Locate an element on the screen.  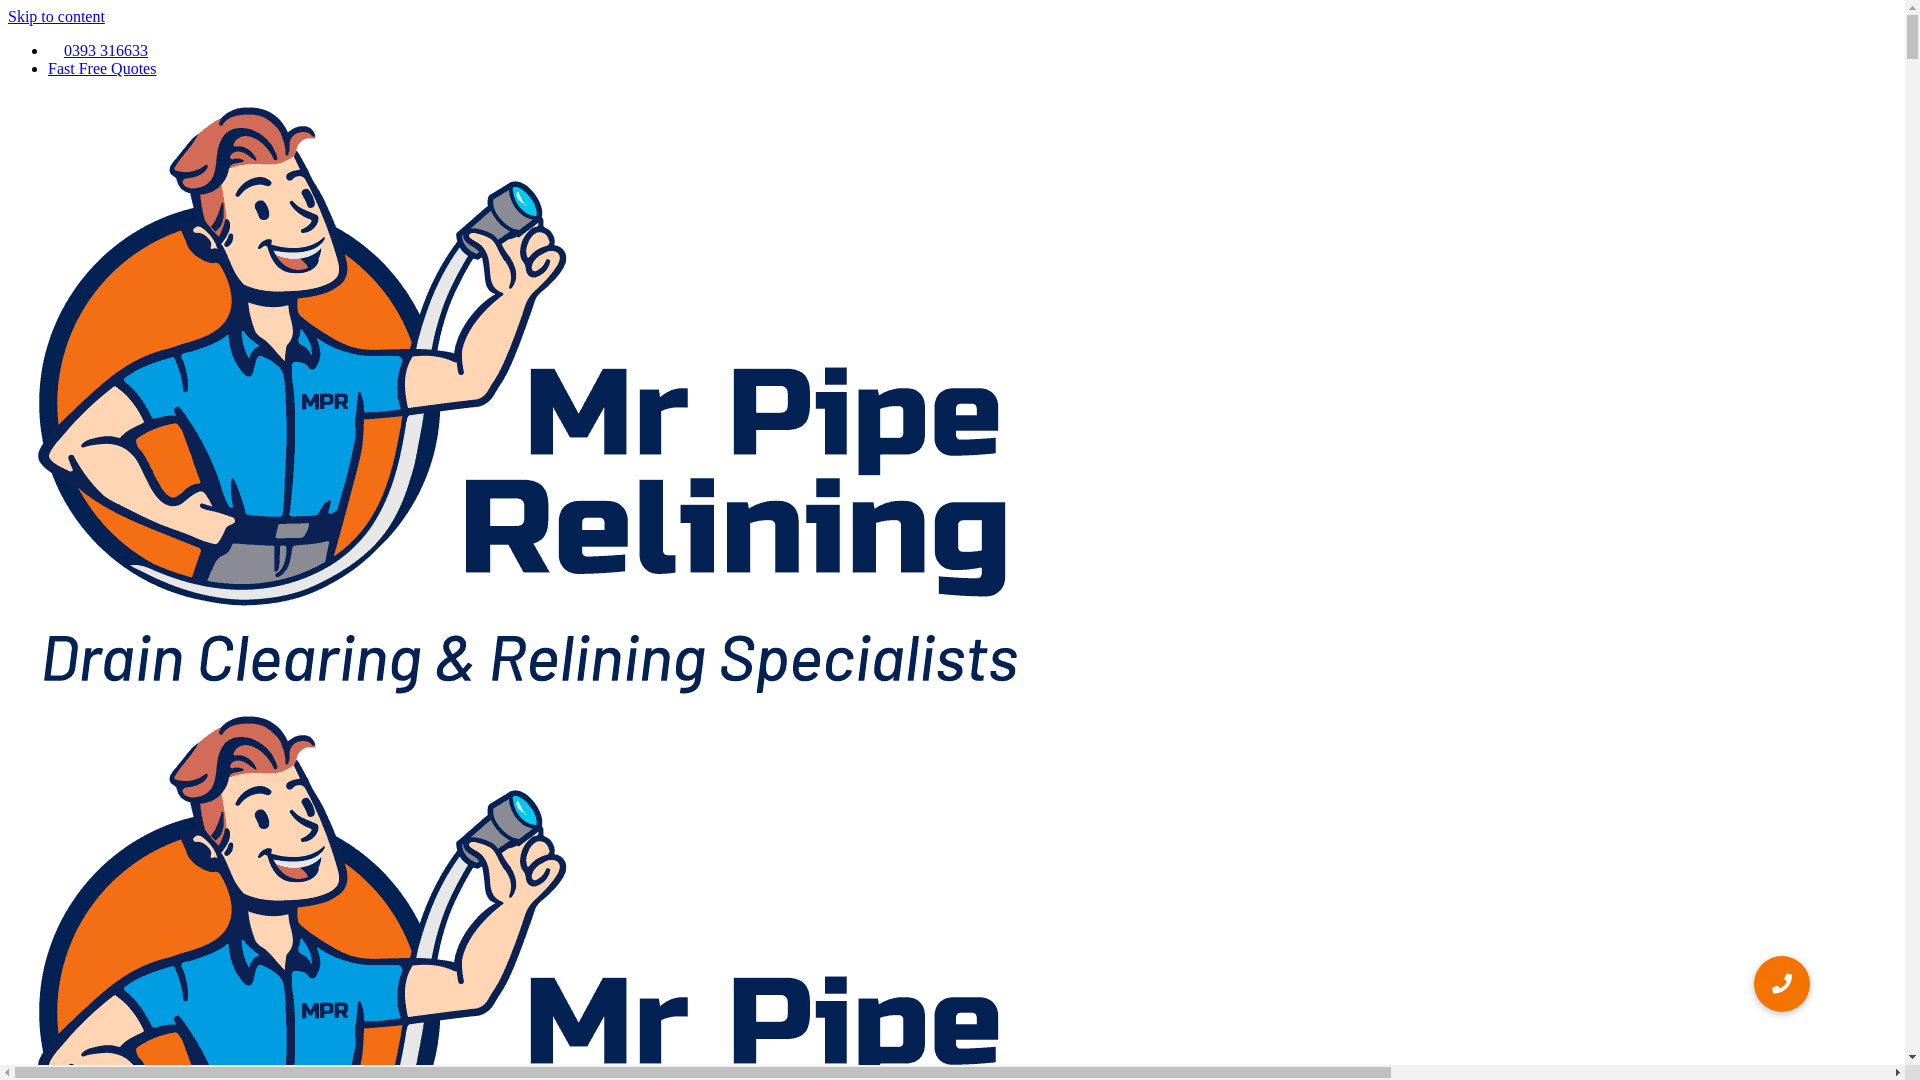
'Skip to content' is located at coordinates (56, 16).